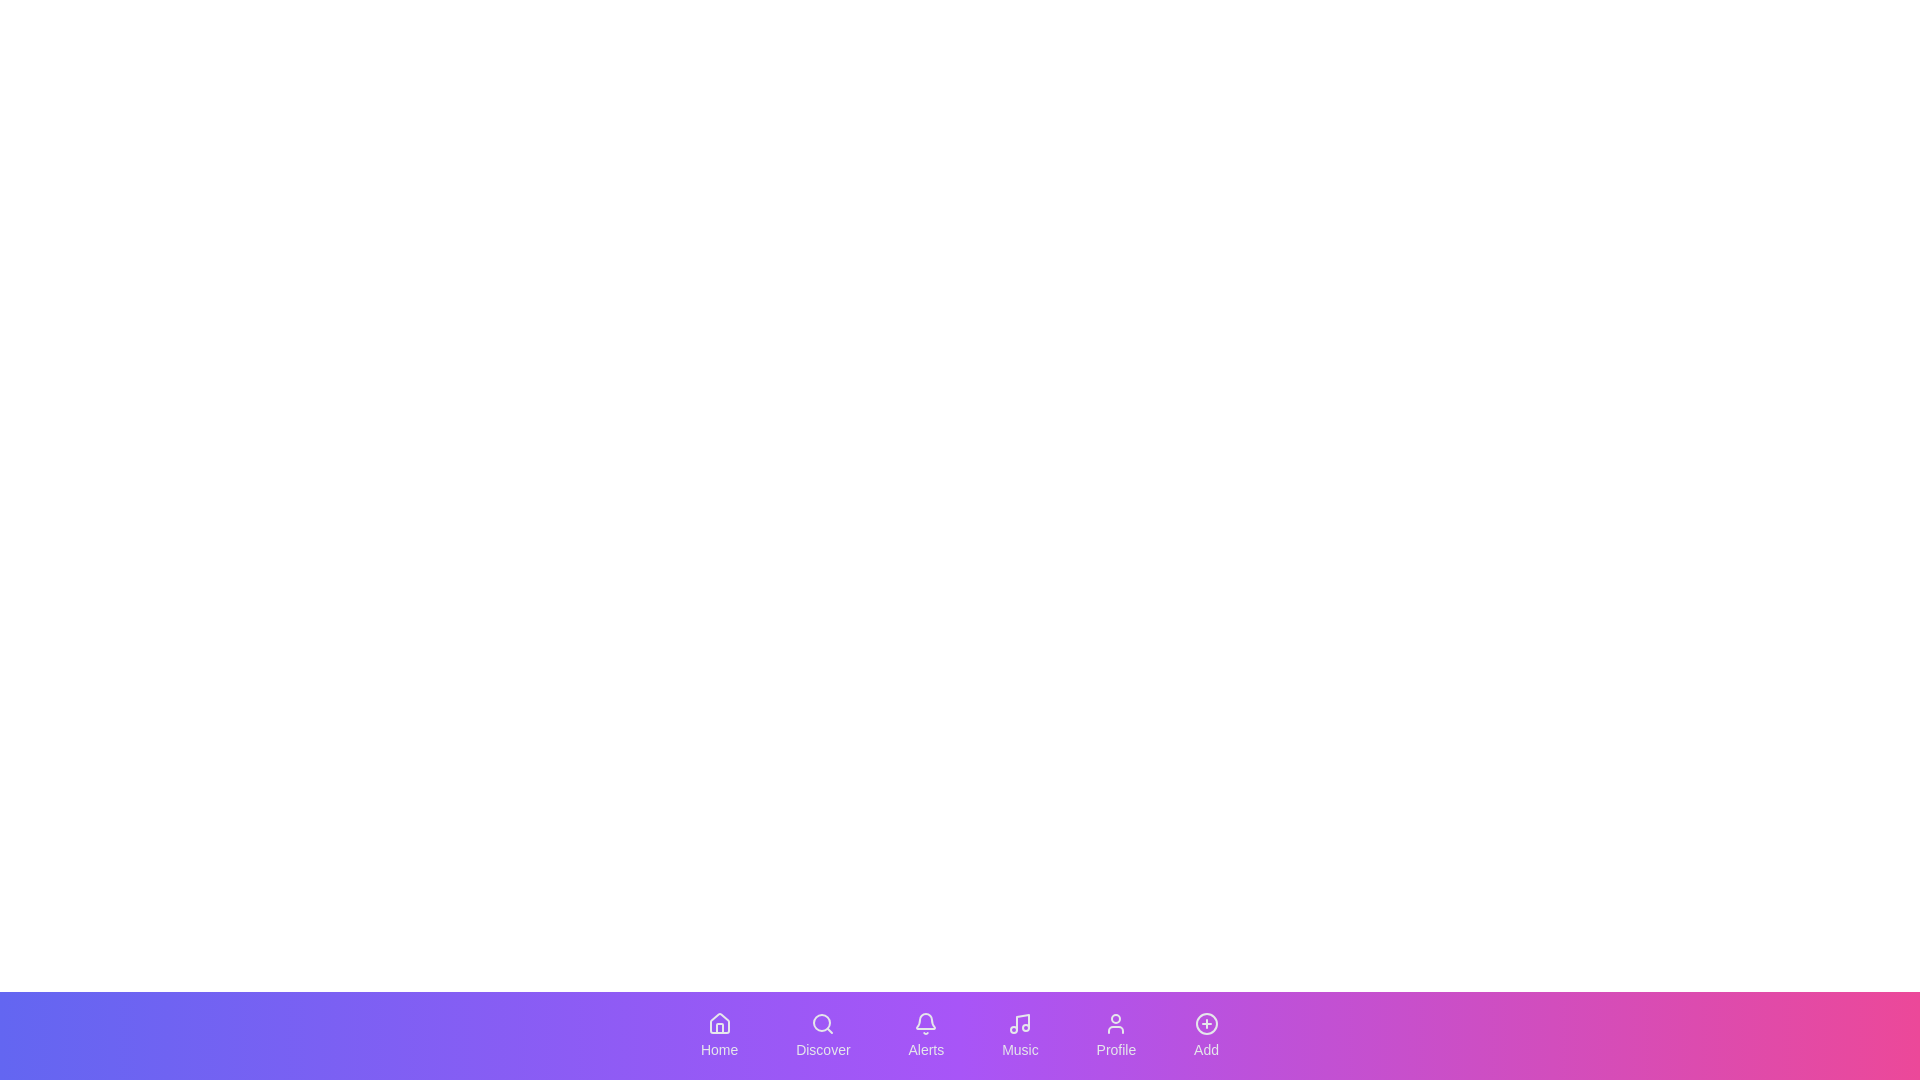  What do you see at coordinates (1019, 1035) in the screenshot?
I see `the navigation button corresponding to Music` at bounding box center [1019, 1035].